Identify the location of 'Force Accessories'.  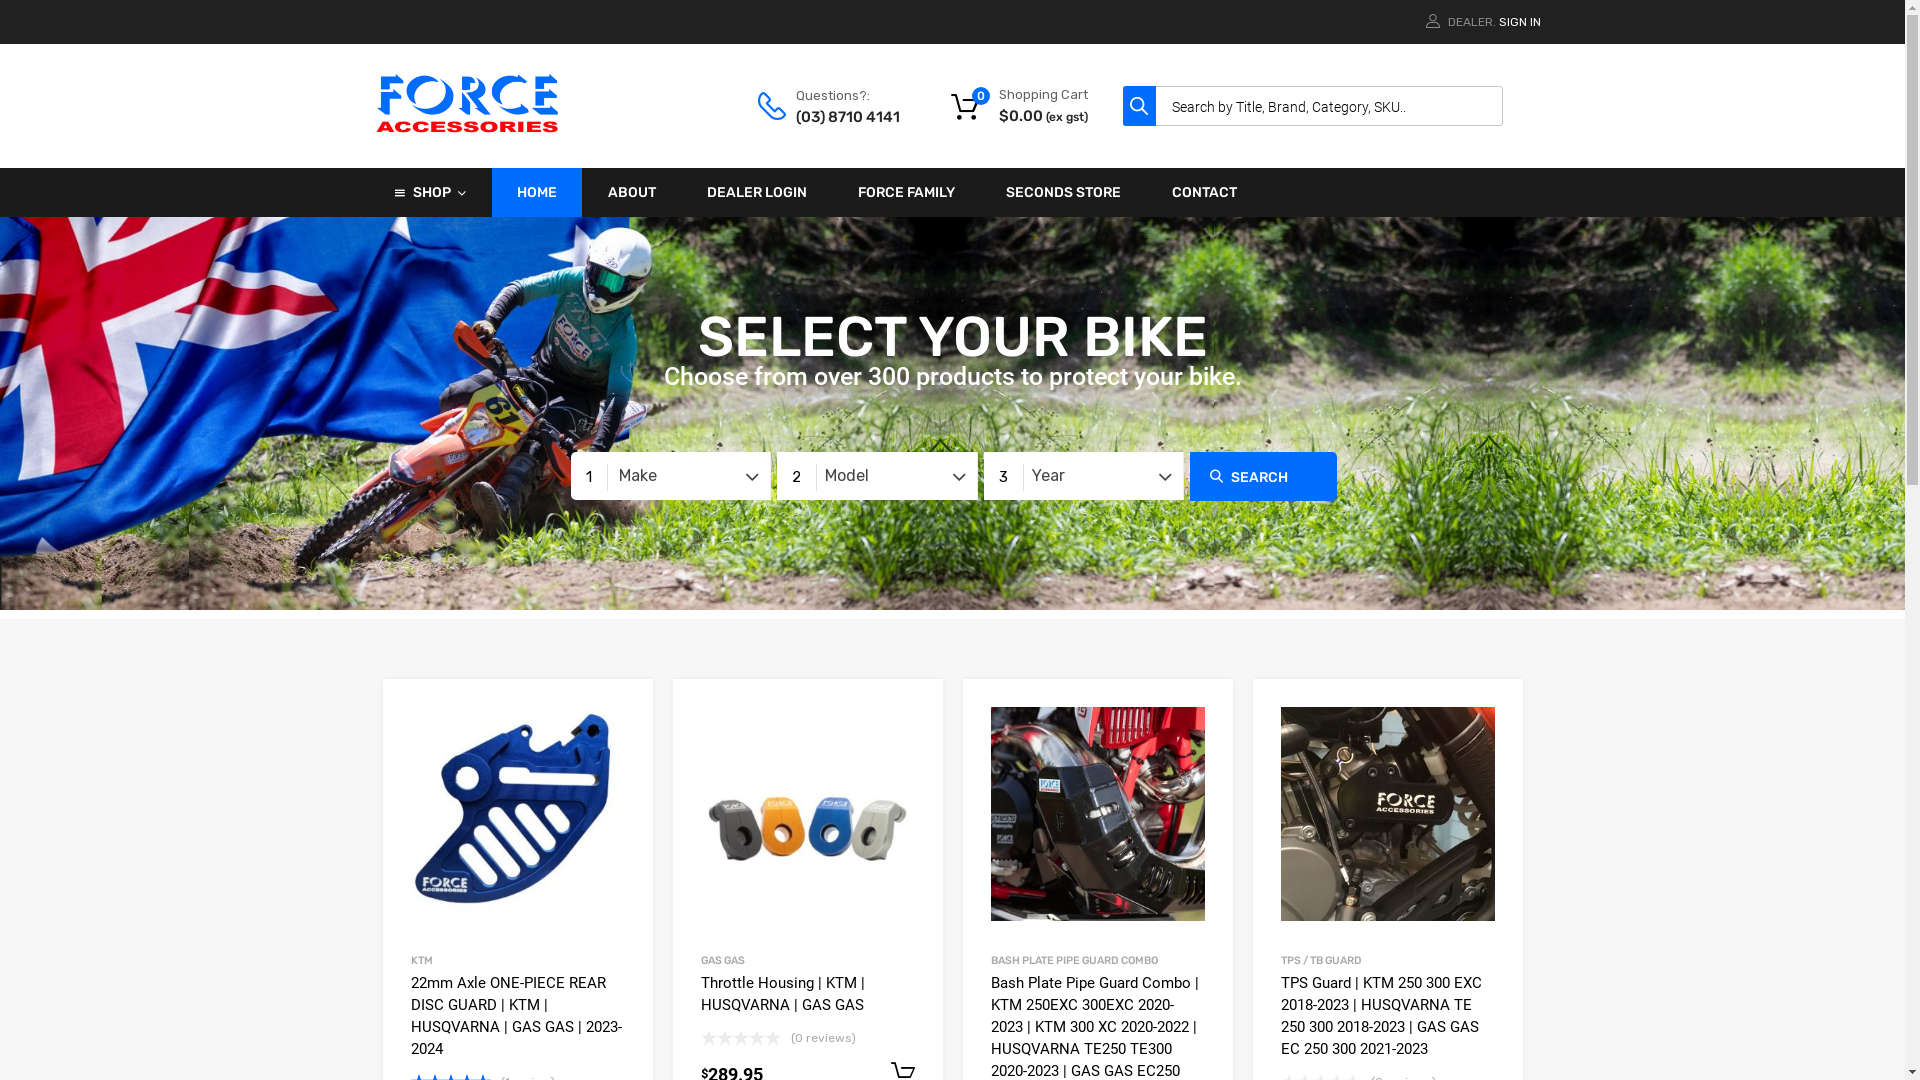
(467, 130).